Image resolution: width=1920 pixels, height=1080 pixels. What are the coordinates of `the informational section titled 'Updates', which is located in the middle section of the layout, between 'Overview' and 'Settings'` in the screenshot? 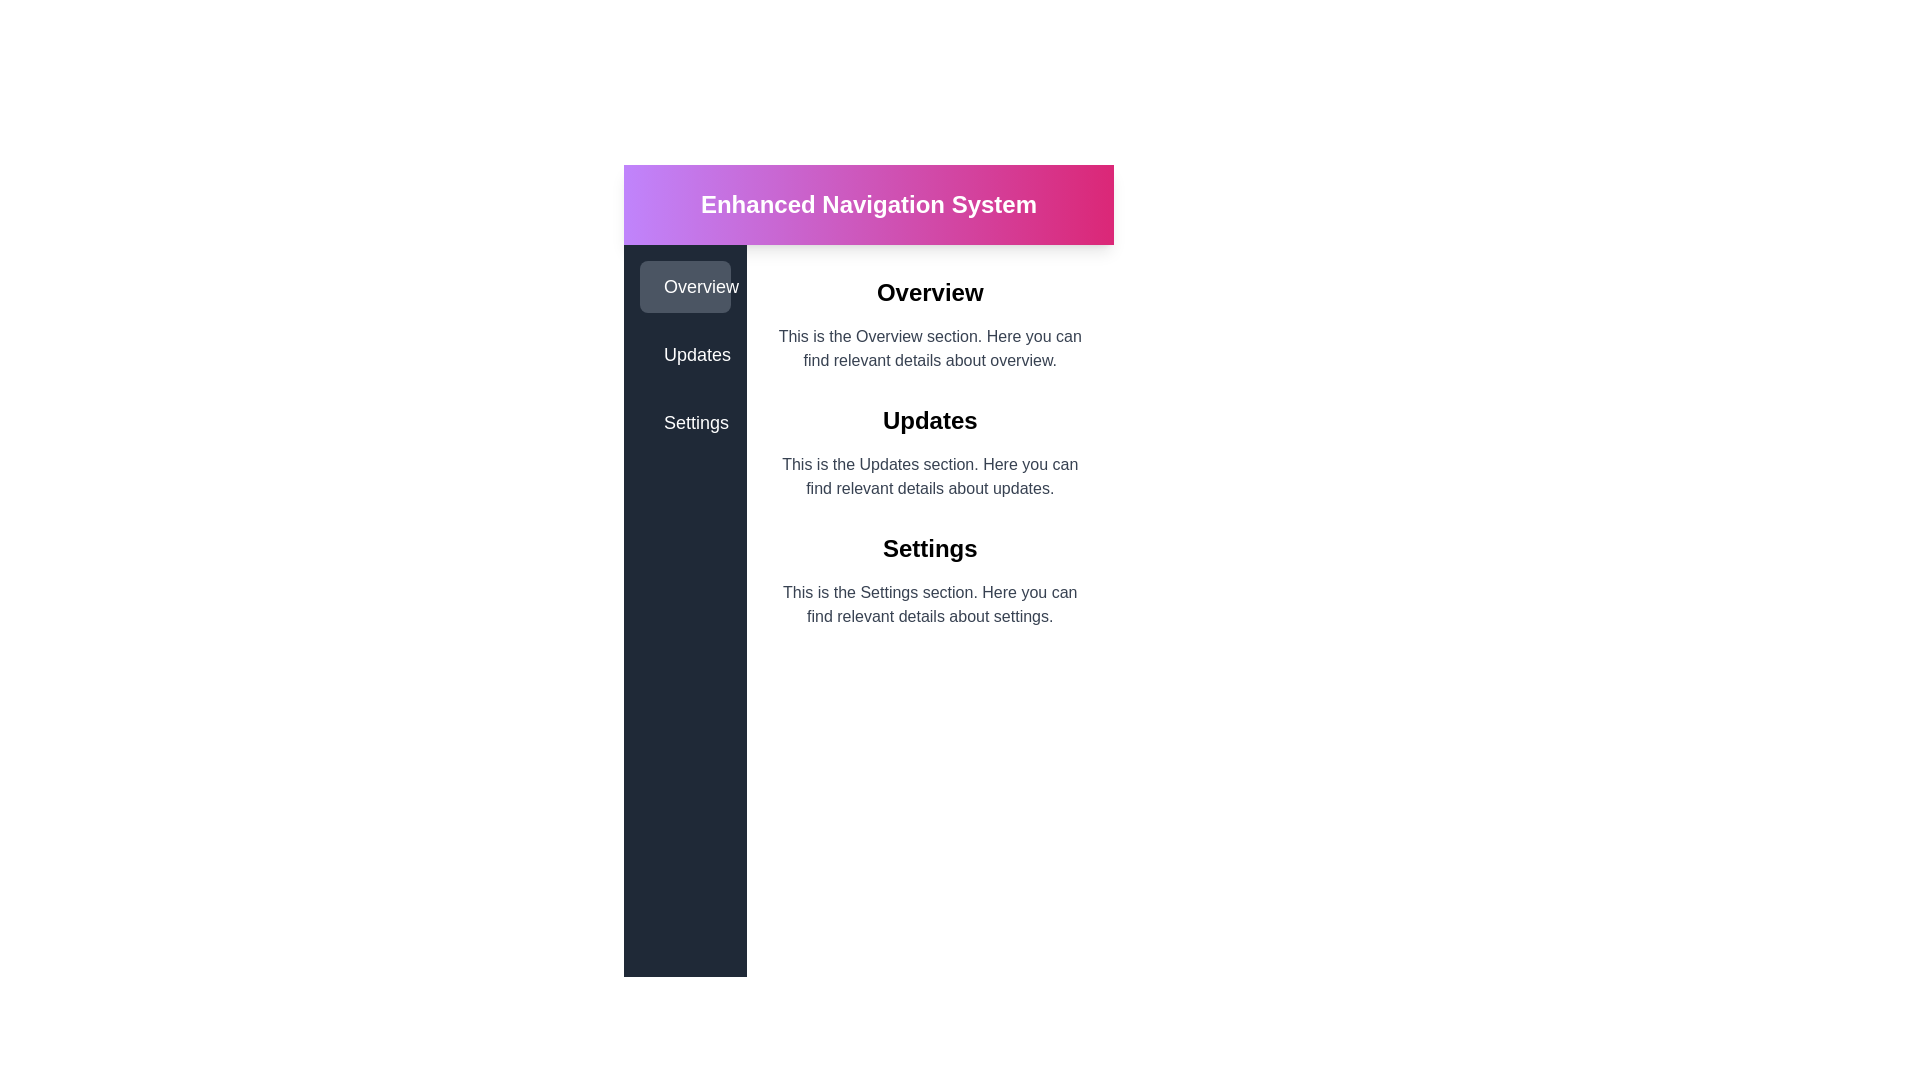 It's located at (929, 452).